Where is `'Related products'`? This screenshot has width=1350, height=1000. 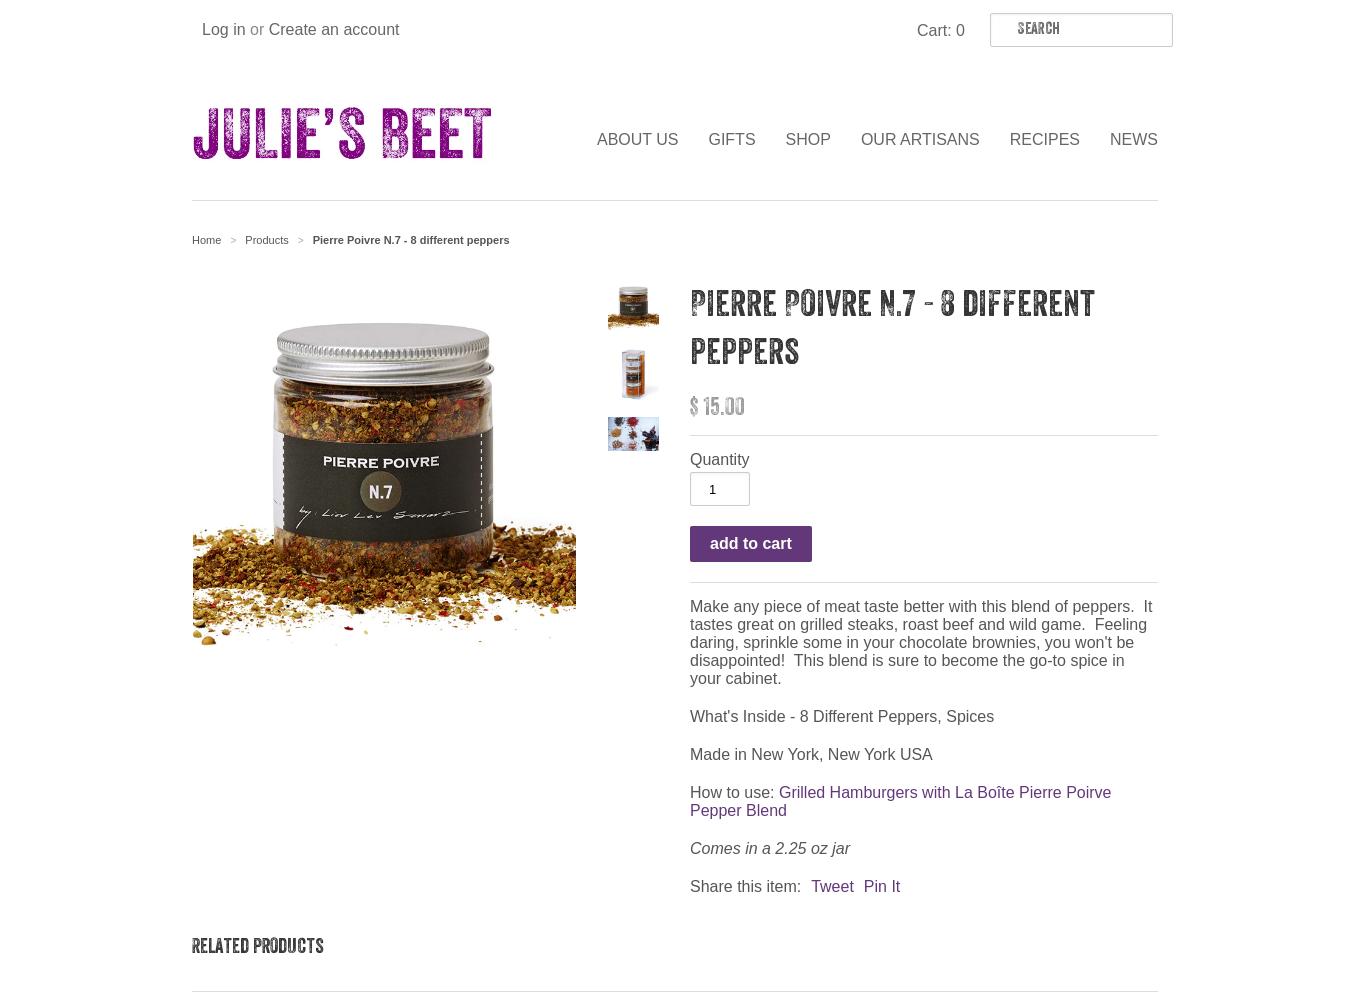
'Related products' is located at coordinates (256, 946).